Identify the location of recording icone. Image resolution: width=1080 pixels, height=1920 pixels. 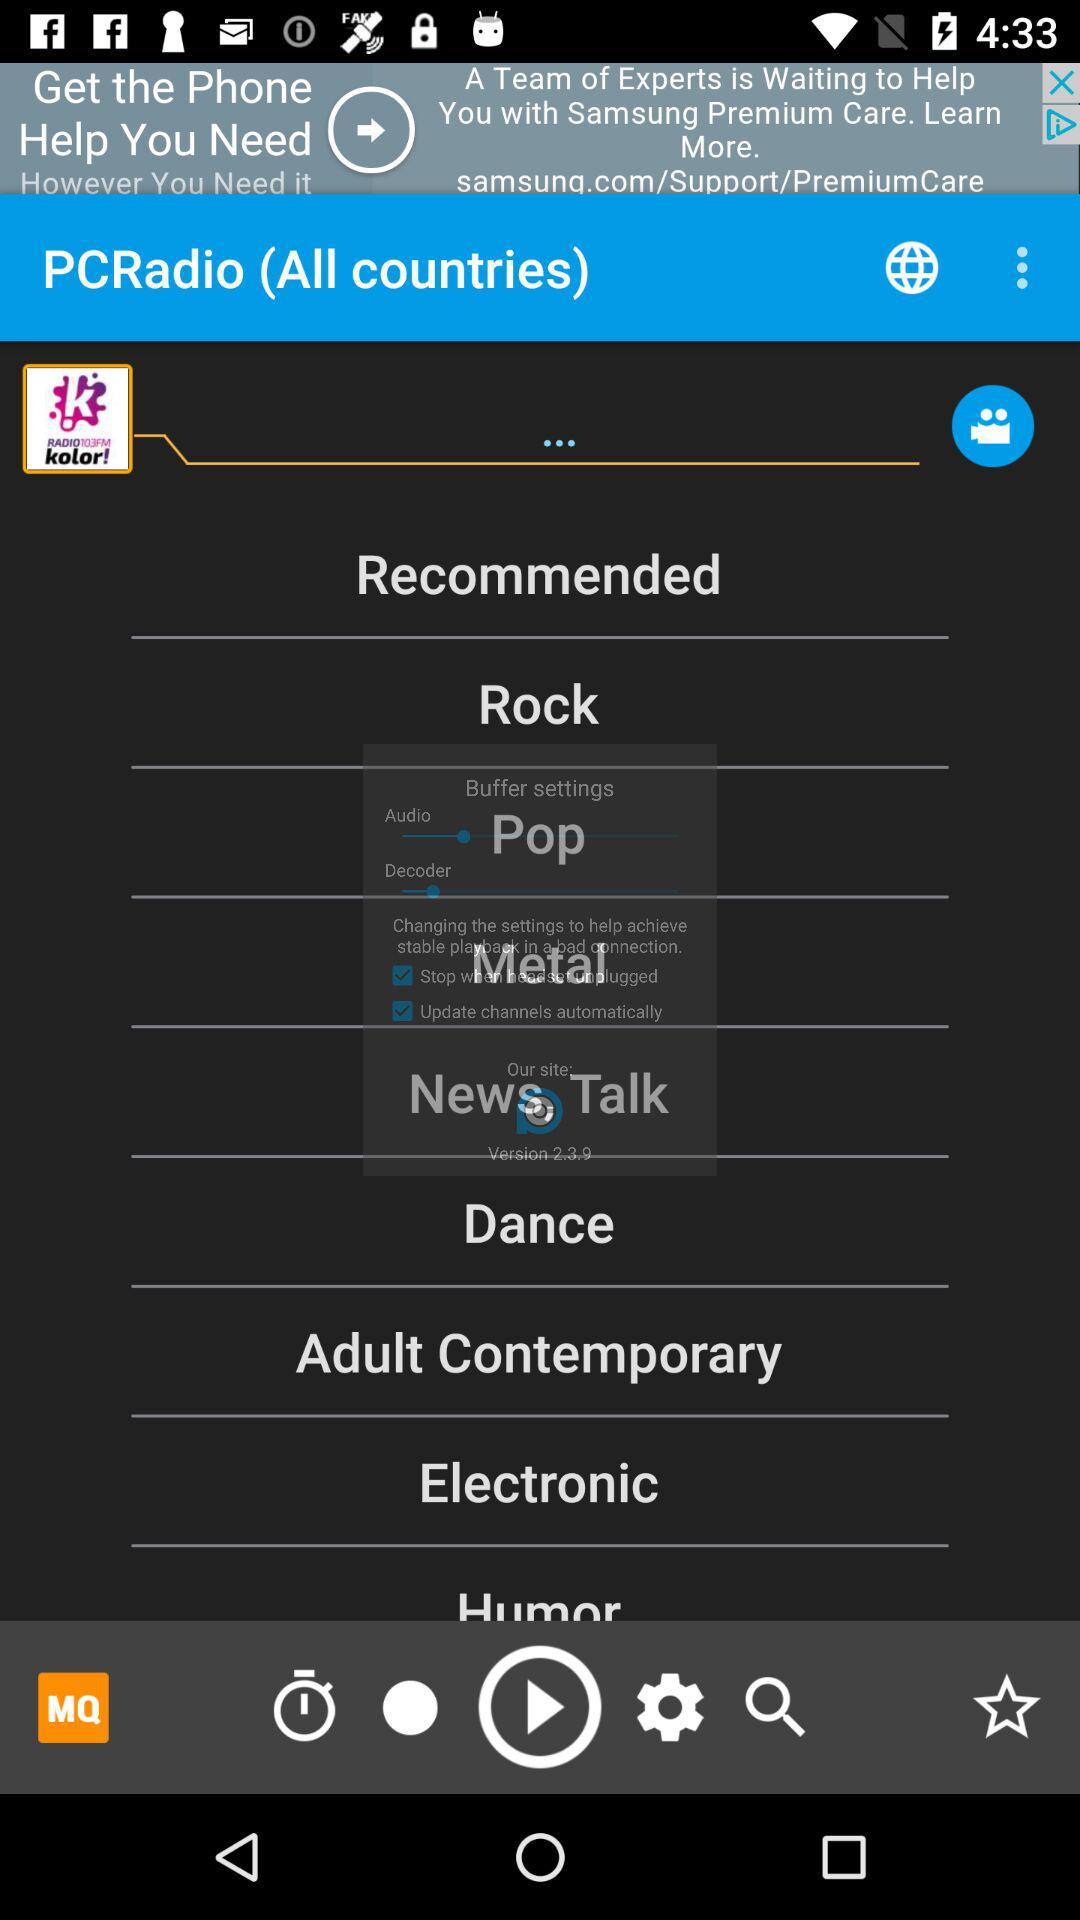
(408, 1706).